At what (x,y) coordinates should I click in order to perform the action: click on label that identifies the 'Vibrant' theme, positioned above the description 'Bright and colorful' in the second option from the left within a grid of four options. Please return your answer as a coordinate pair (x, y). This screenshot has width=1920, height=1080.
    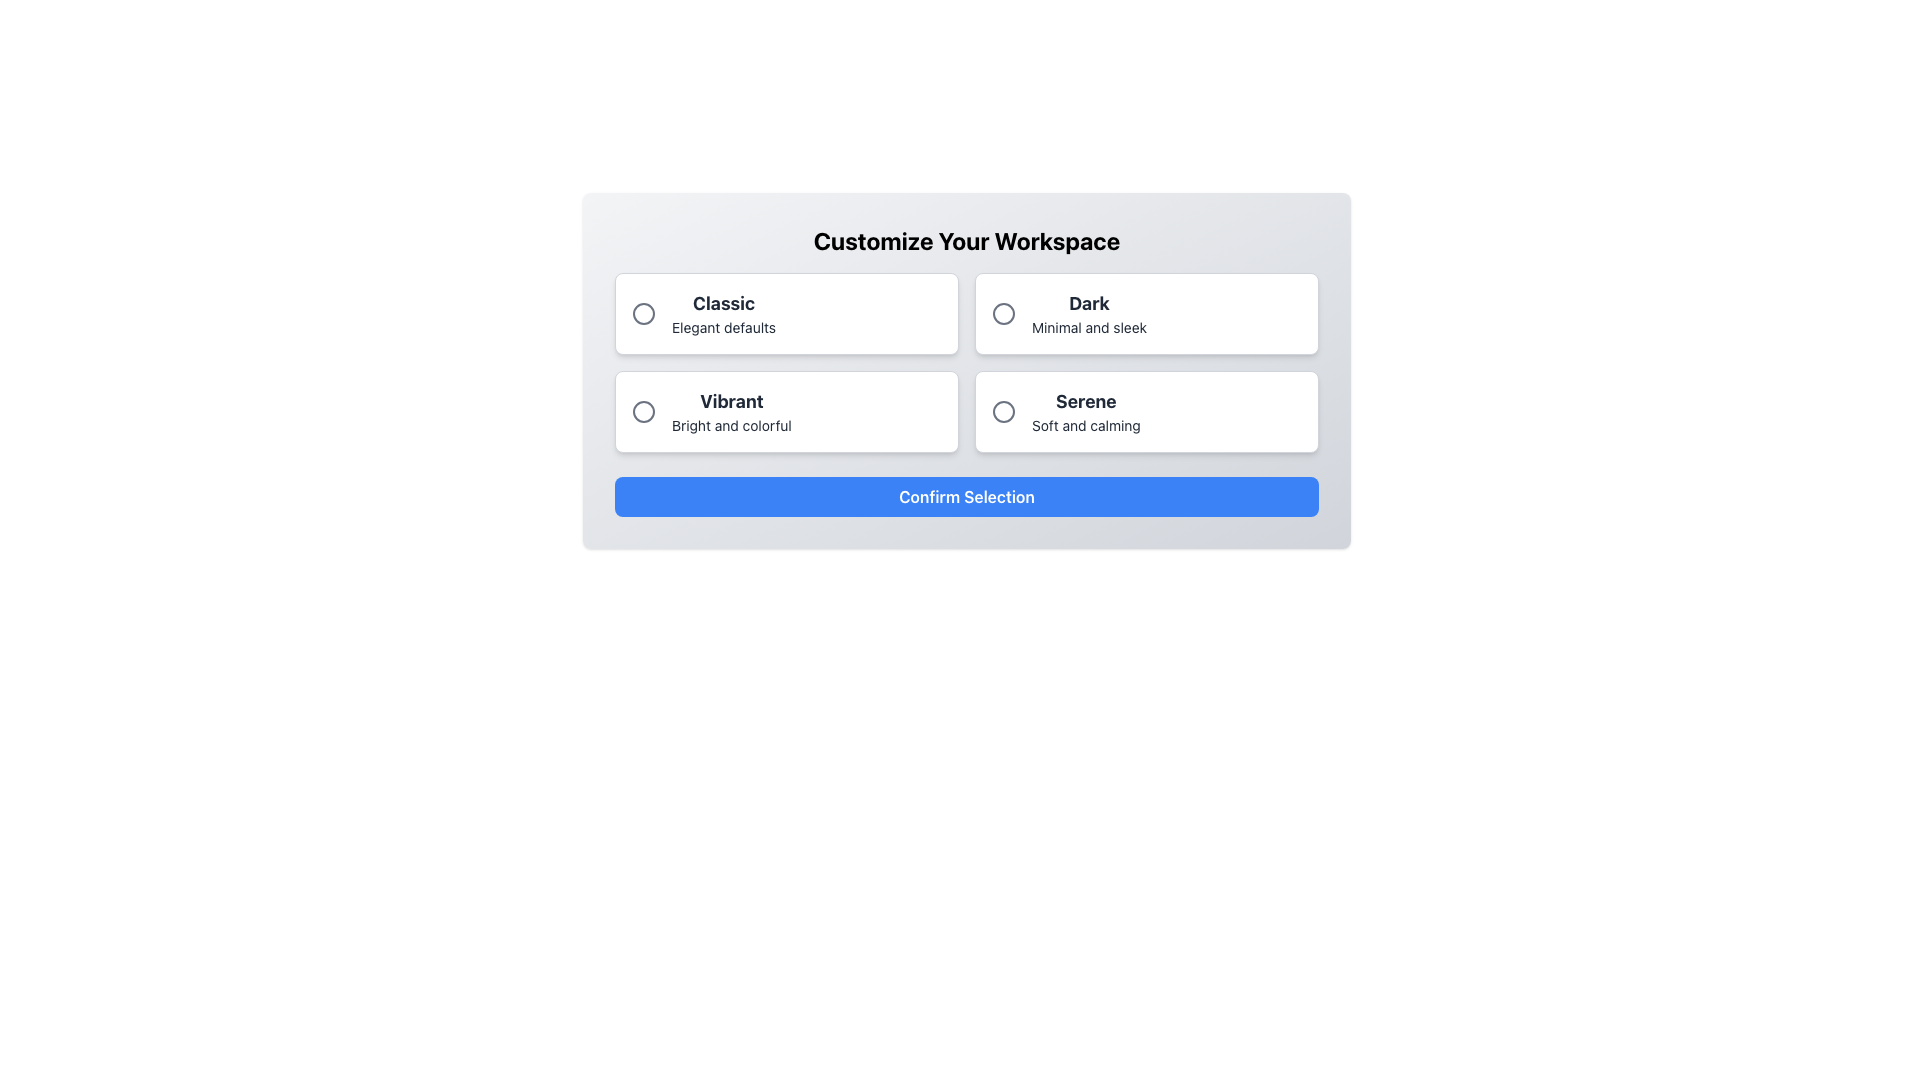
    Looking at the image, I should click on (730, 401).